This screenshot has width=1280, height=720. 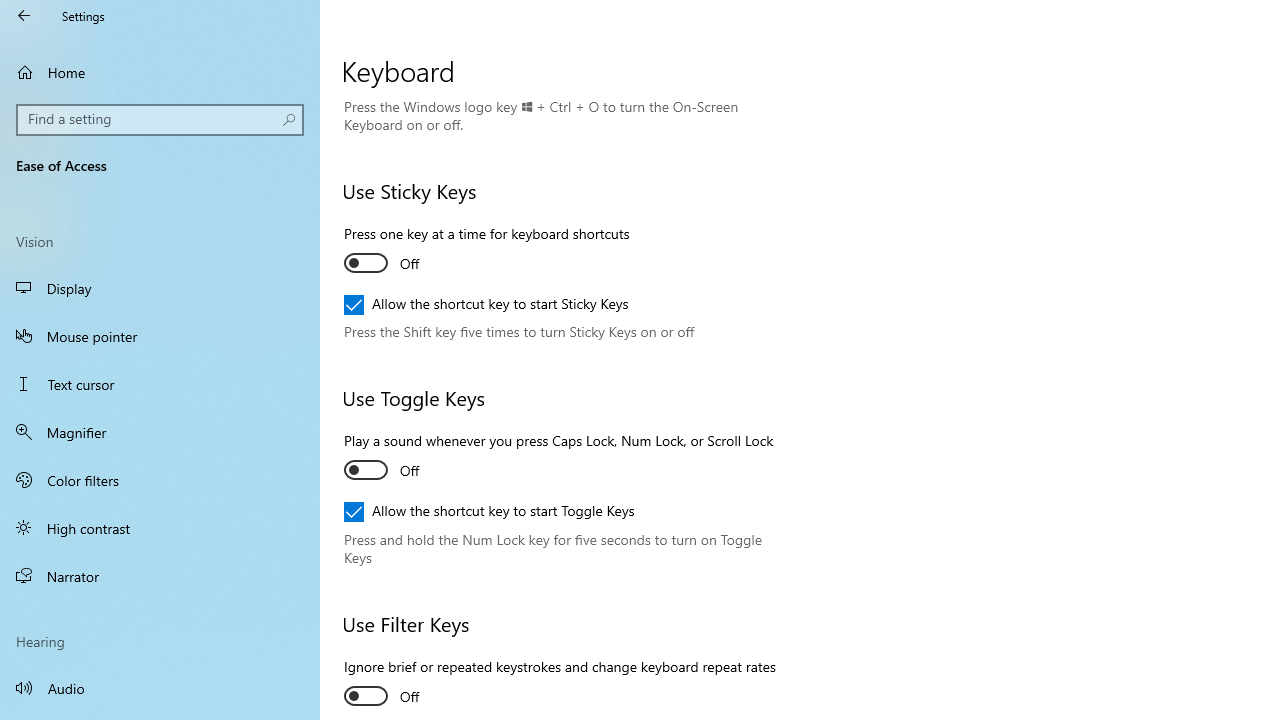 I want to click on 'Allow the shortcut key to start Sticky Keys', so click(x=486, y=304).